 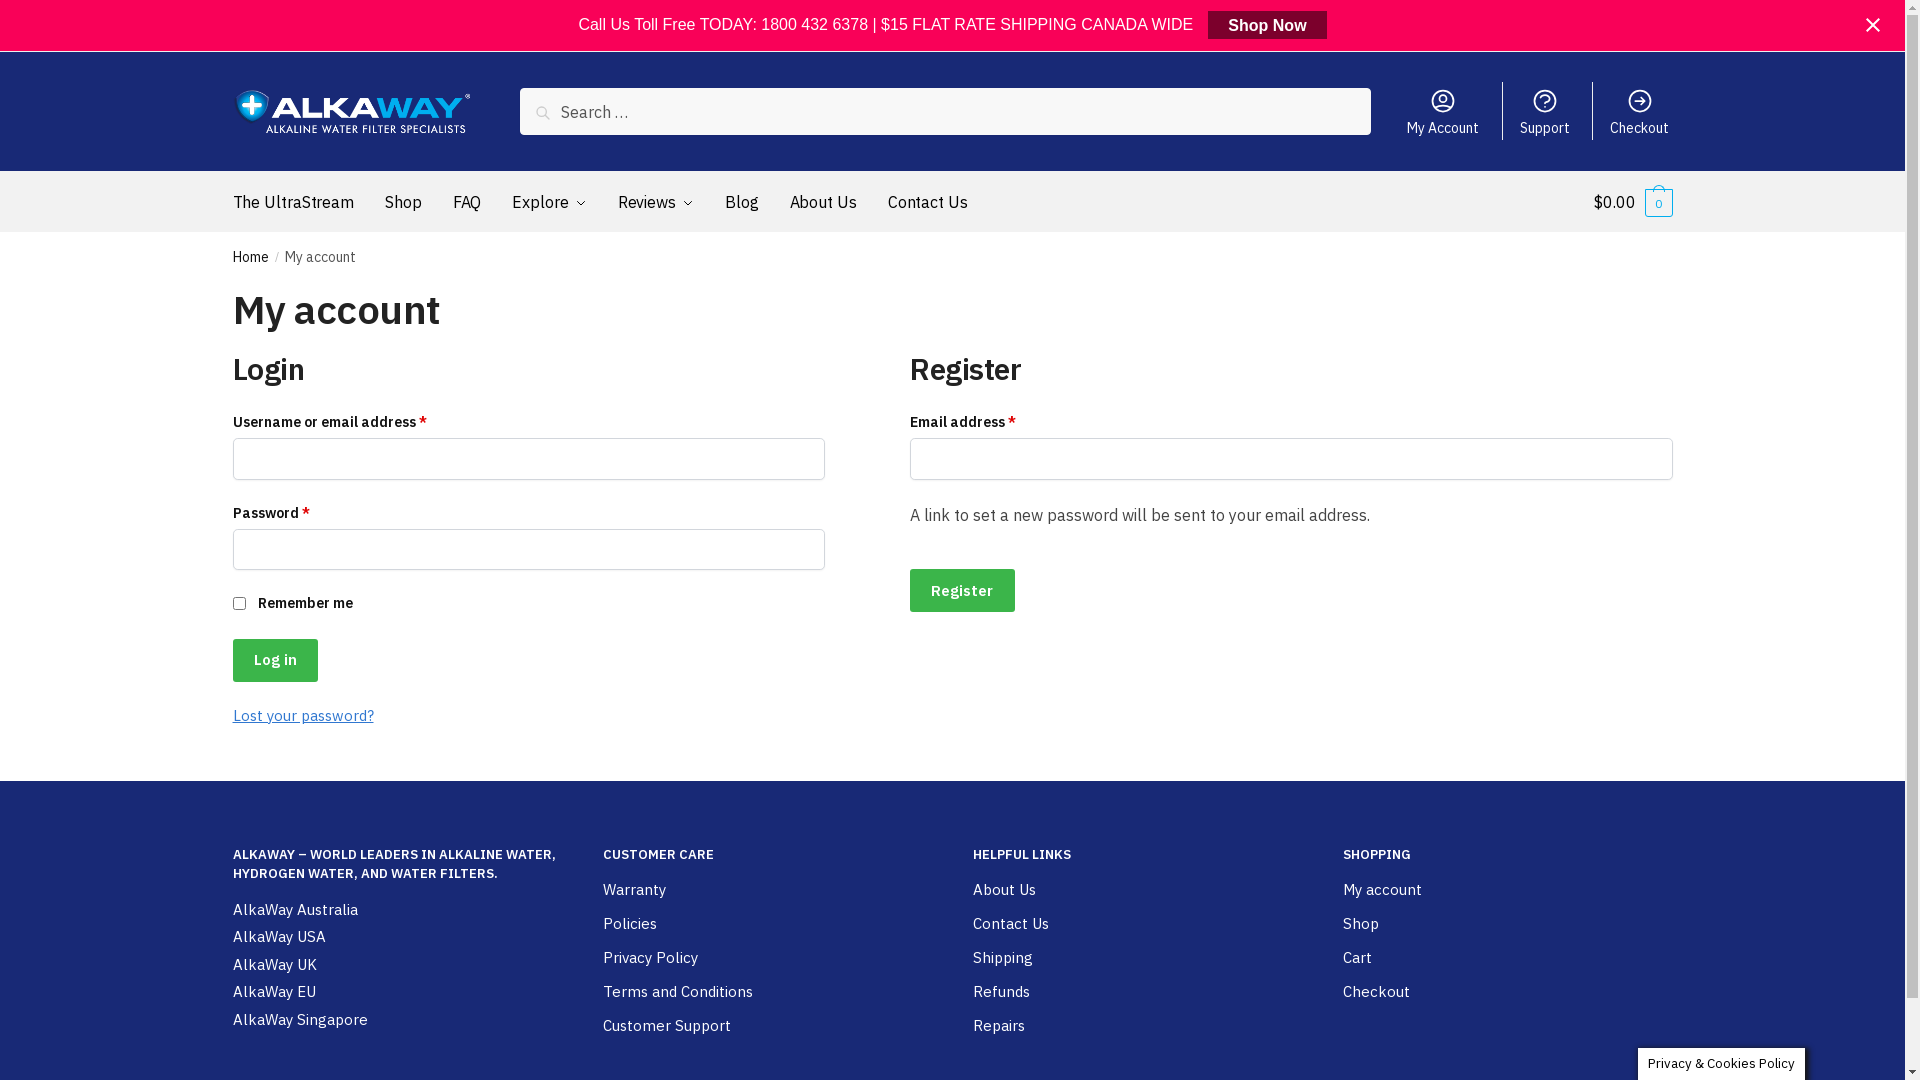 I want to click on 'AlkaWay UK', so click(x=231, y=964).